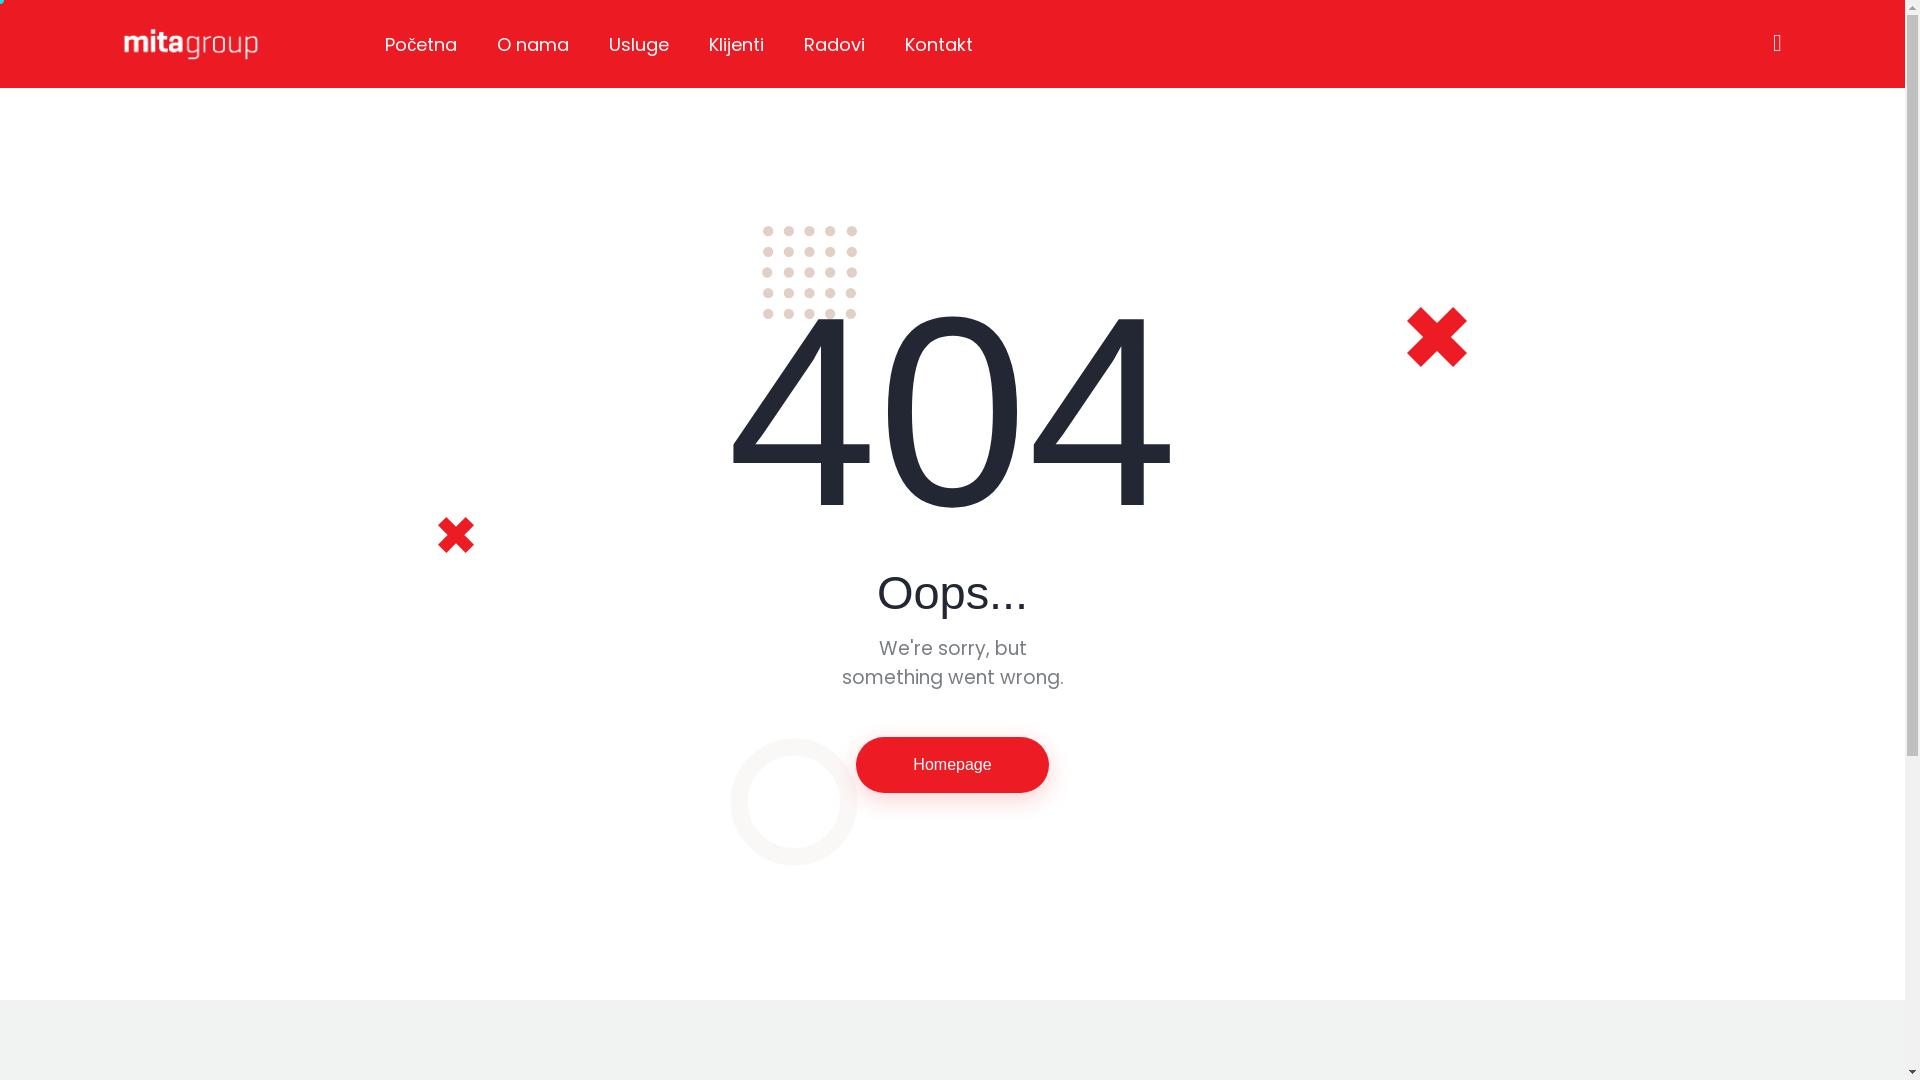  Describe the element at coordinates (883, 45) in the screenshot. I see `'Kontakt'` at that location.